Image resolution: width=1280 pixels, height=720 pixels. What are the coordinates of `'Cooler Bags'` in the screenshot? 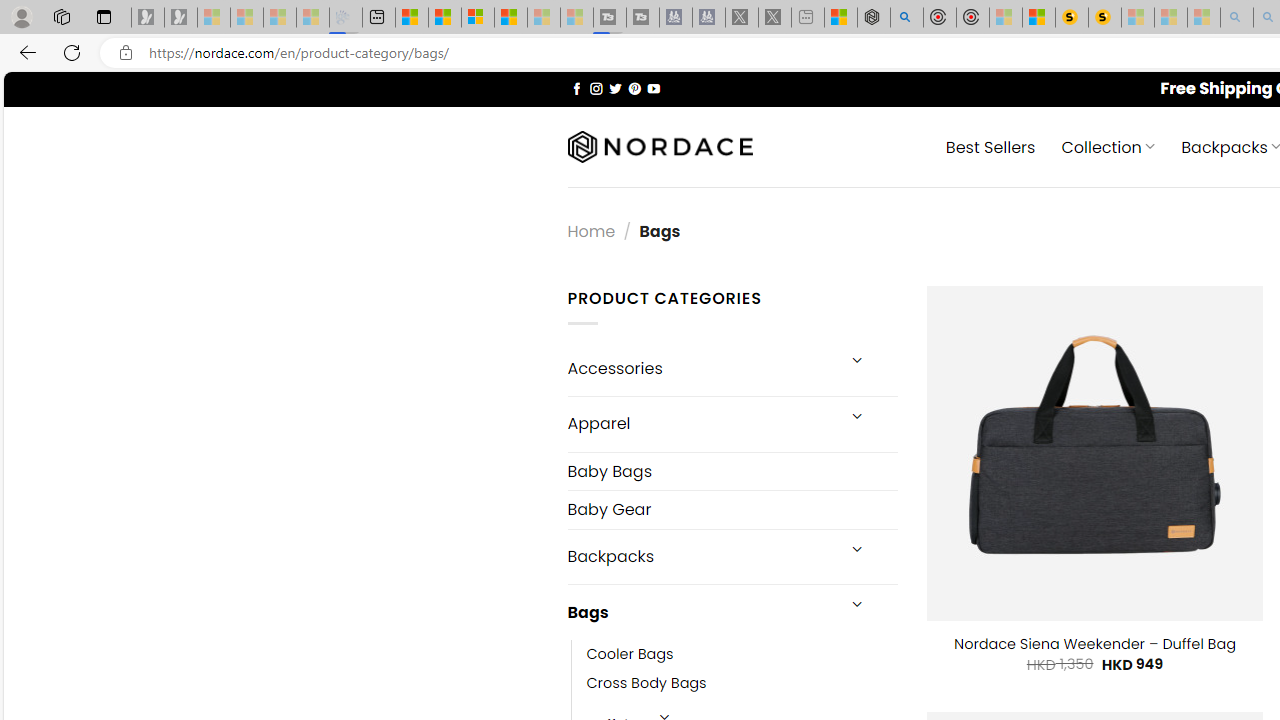 It's located at (629, 655).